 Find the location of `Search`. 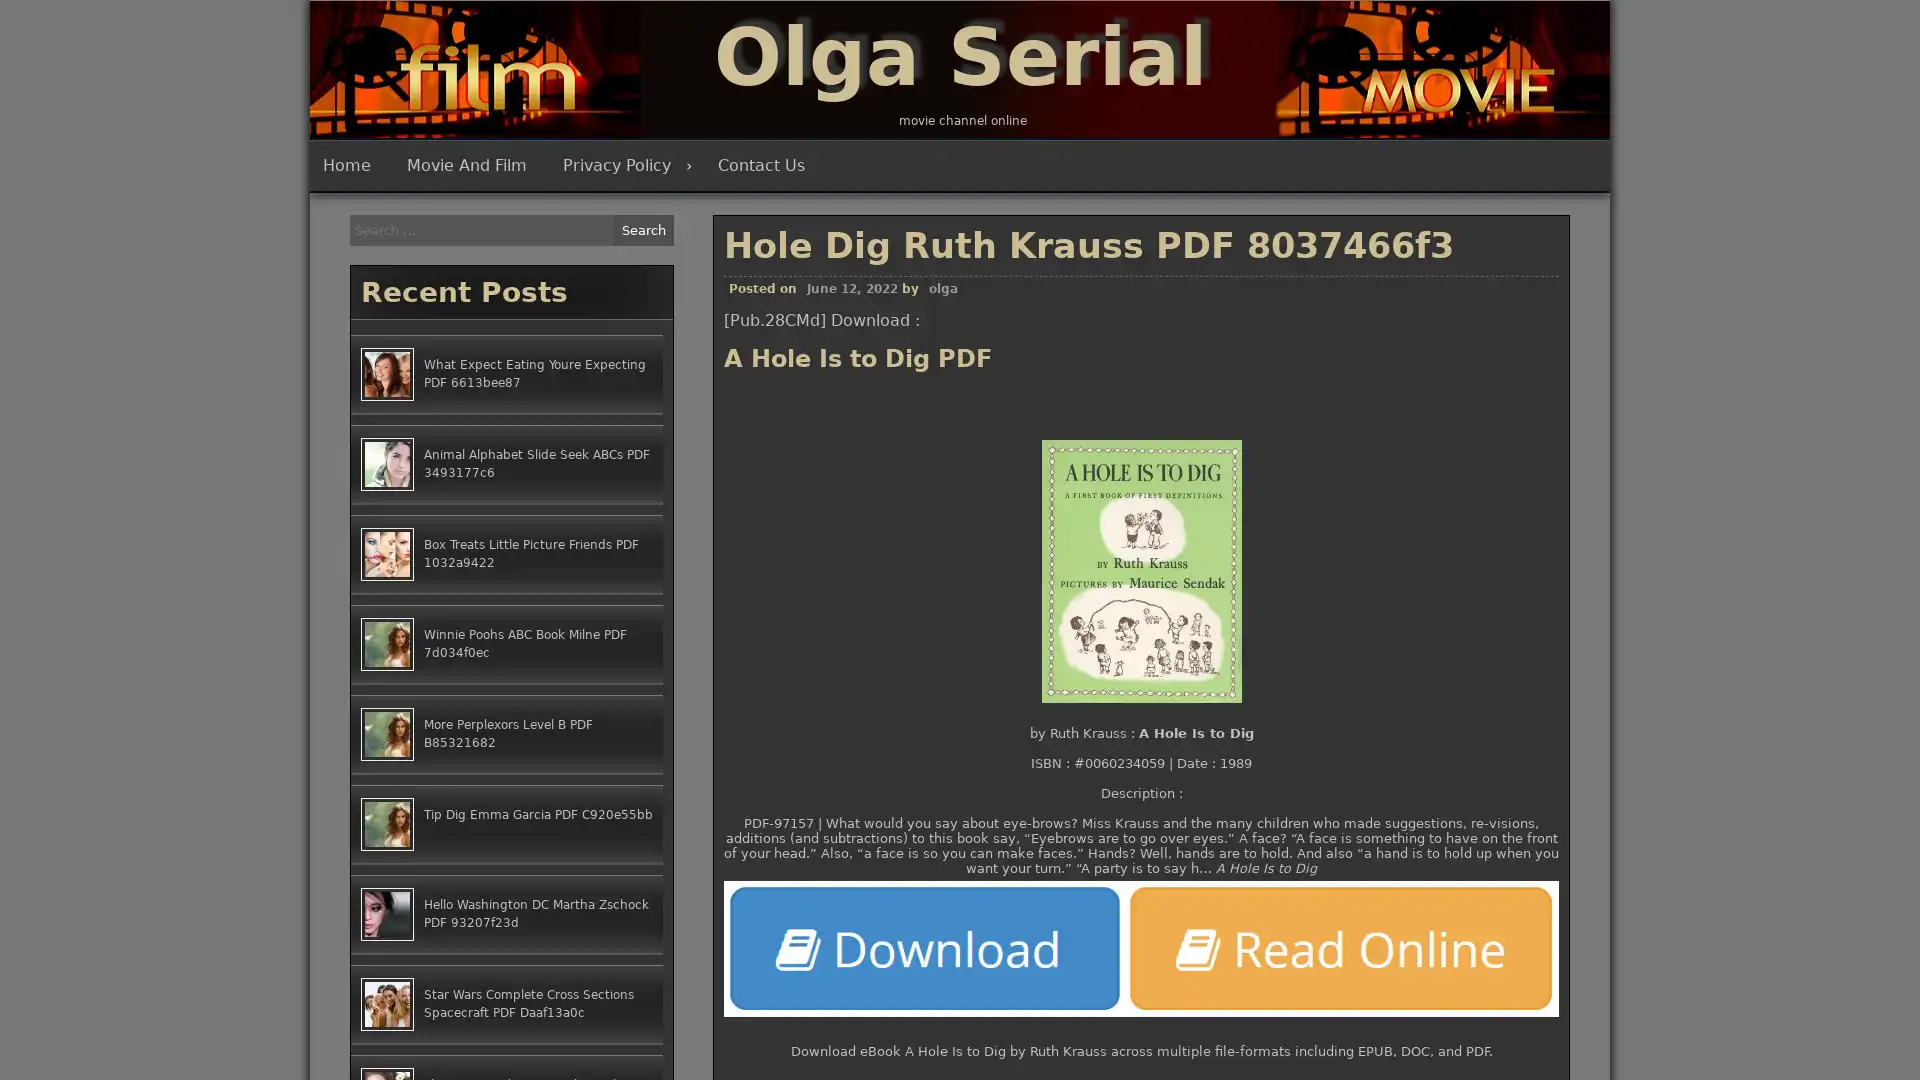

Search is located at coordinates (643, 229).